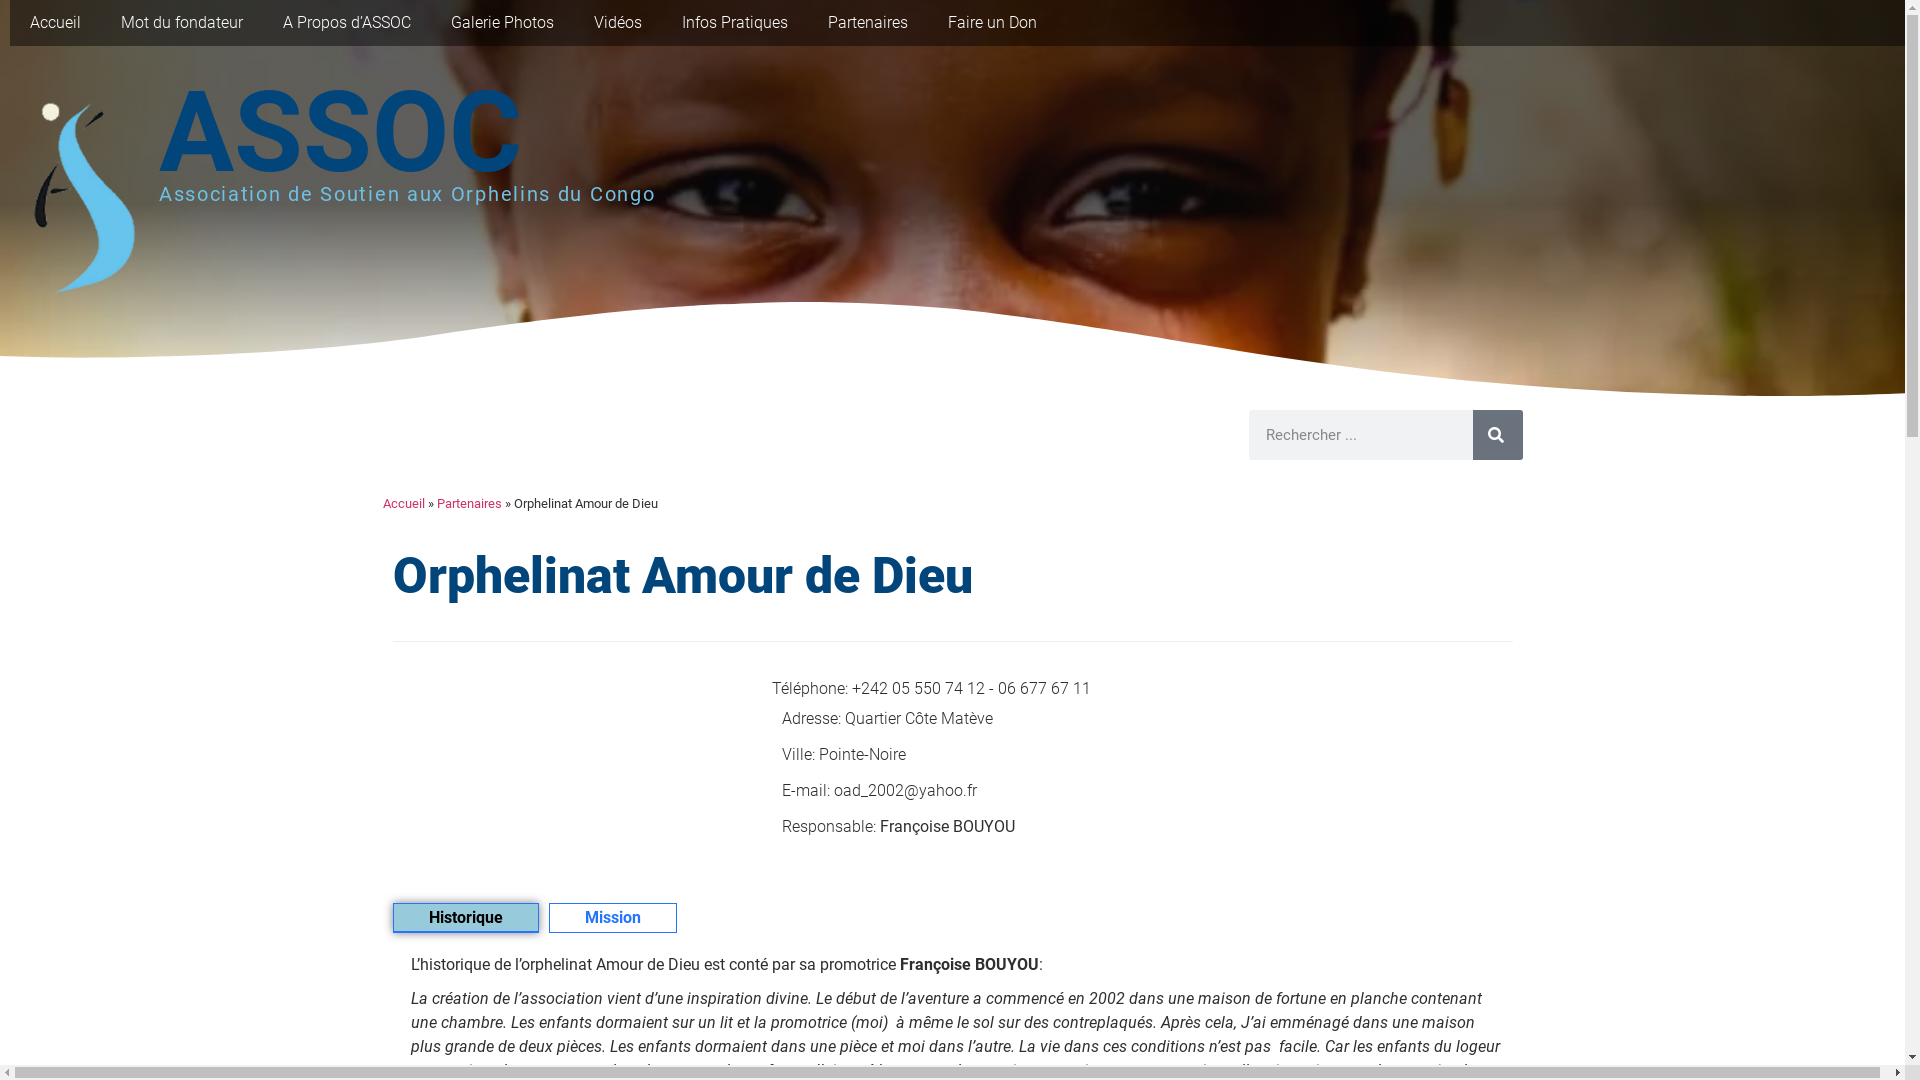  Describe the element at coordinates (340, 132) in the screenshot. I see `'ASSOC'` at that location.